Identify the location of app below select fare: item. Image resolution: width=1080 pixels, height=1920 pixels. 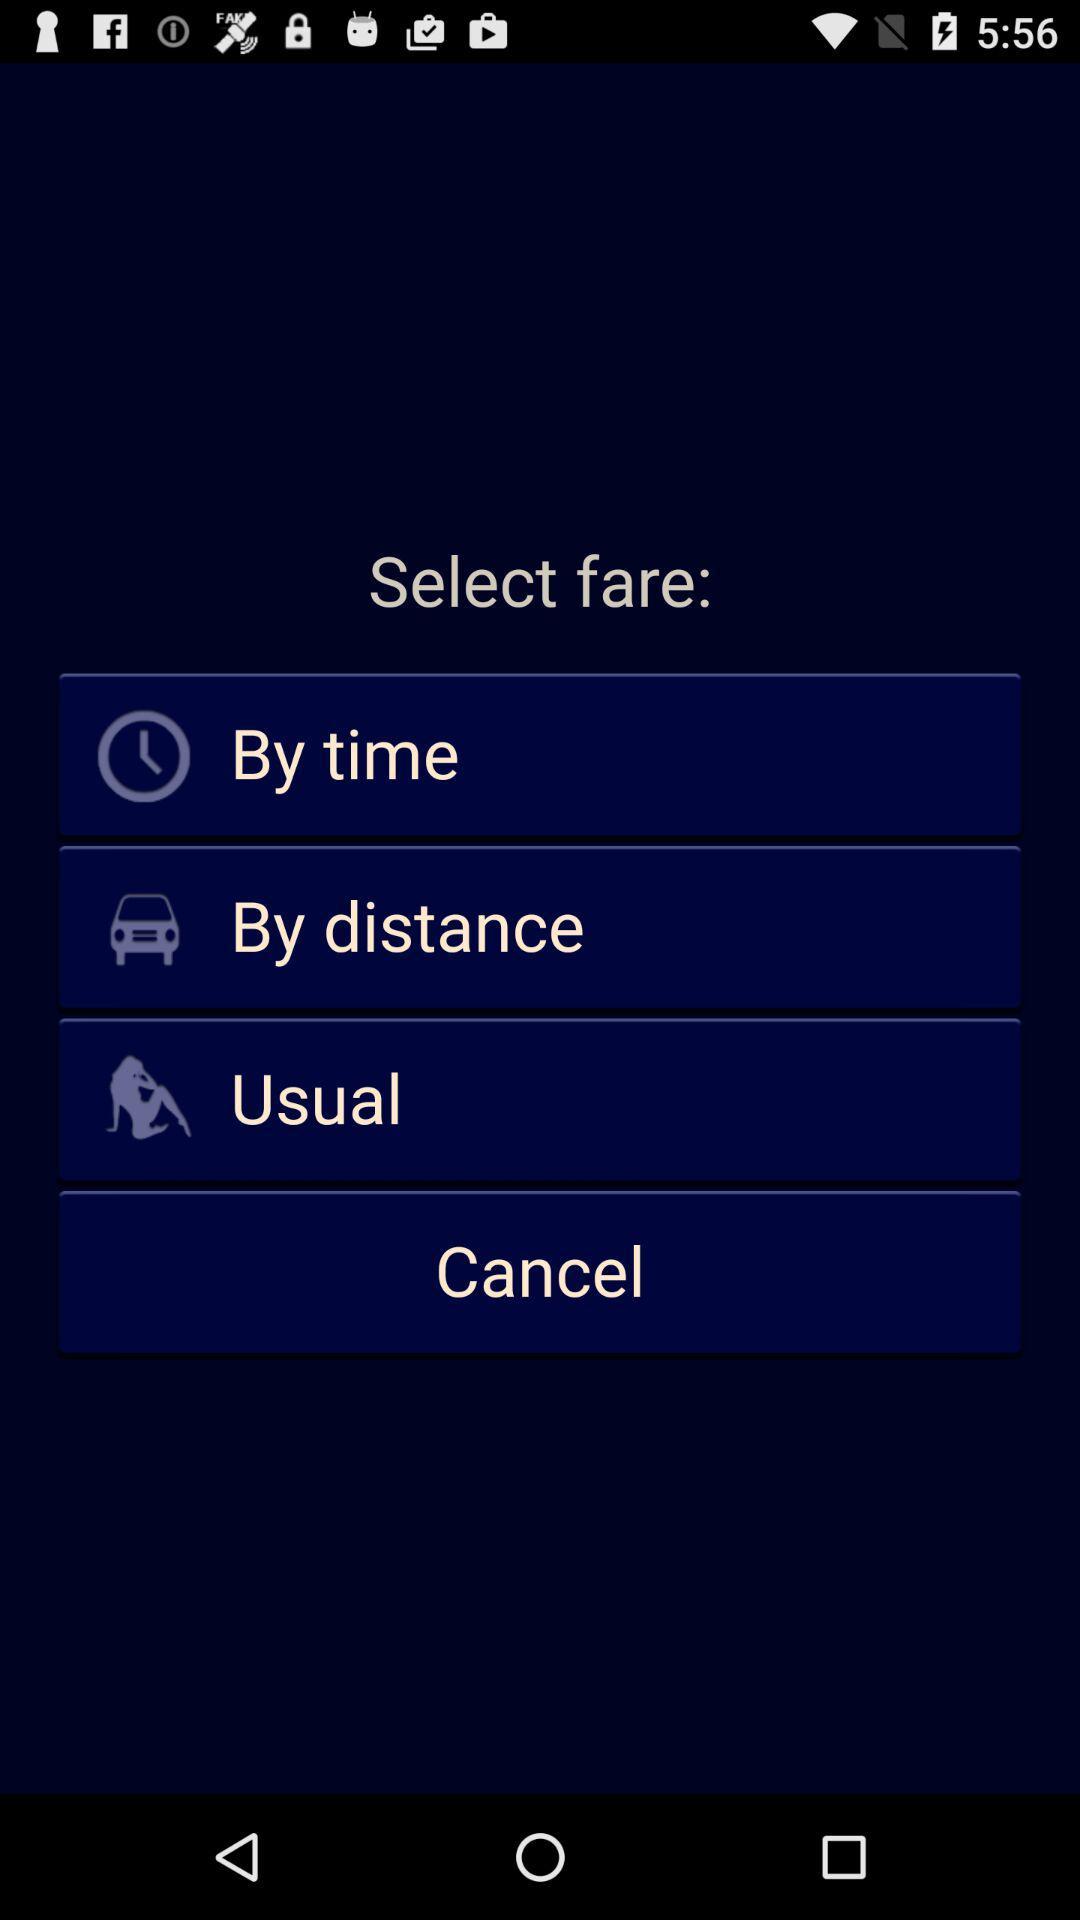
(540, 755).